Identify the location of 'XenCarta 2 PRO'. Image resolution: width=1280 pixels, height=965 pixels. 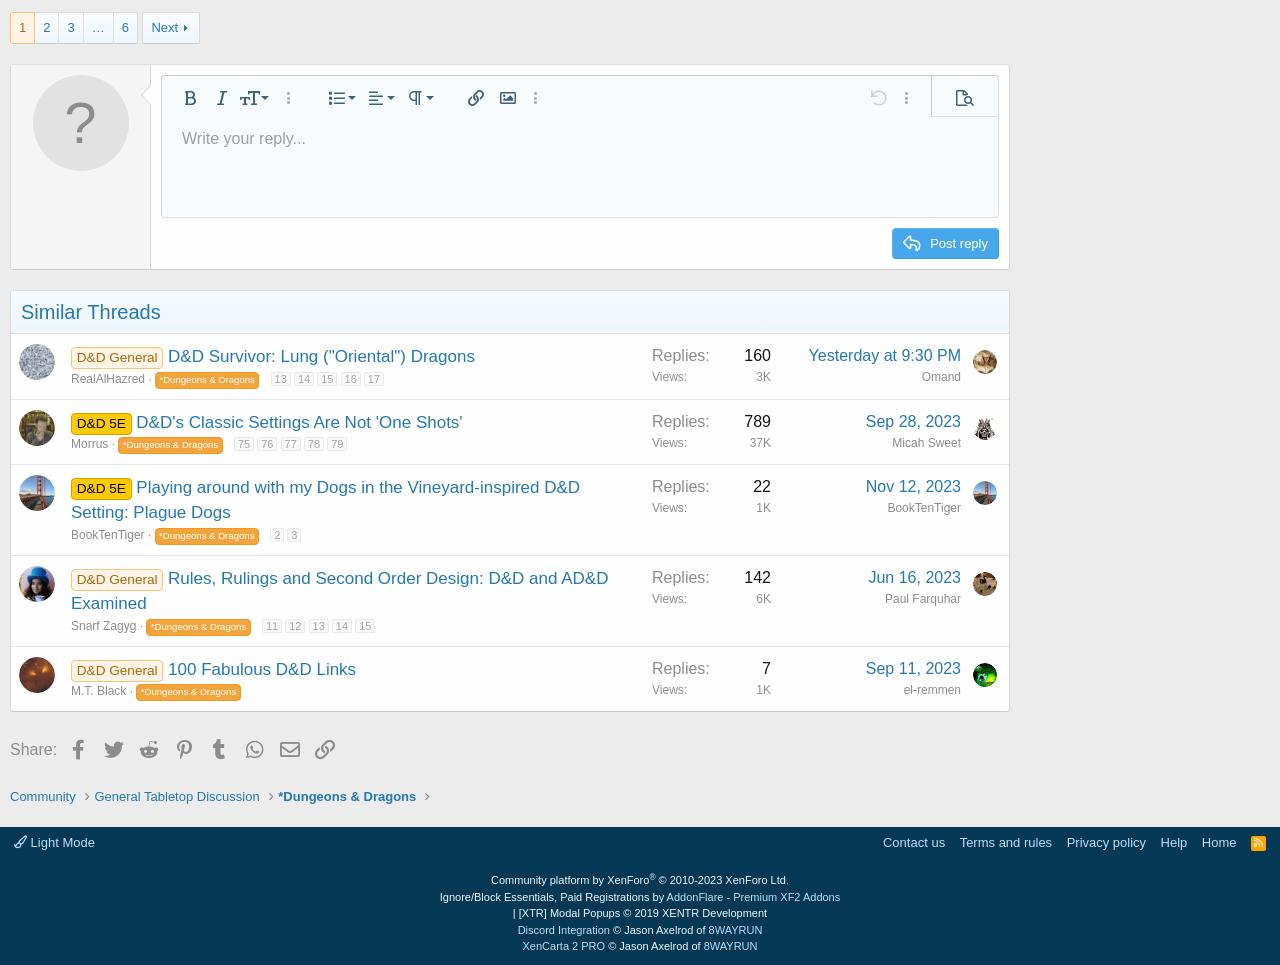
(562, 945).